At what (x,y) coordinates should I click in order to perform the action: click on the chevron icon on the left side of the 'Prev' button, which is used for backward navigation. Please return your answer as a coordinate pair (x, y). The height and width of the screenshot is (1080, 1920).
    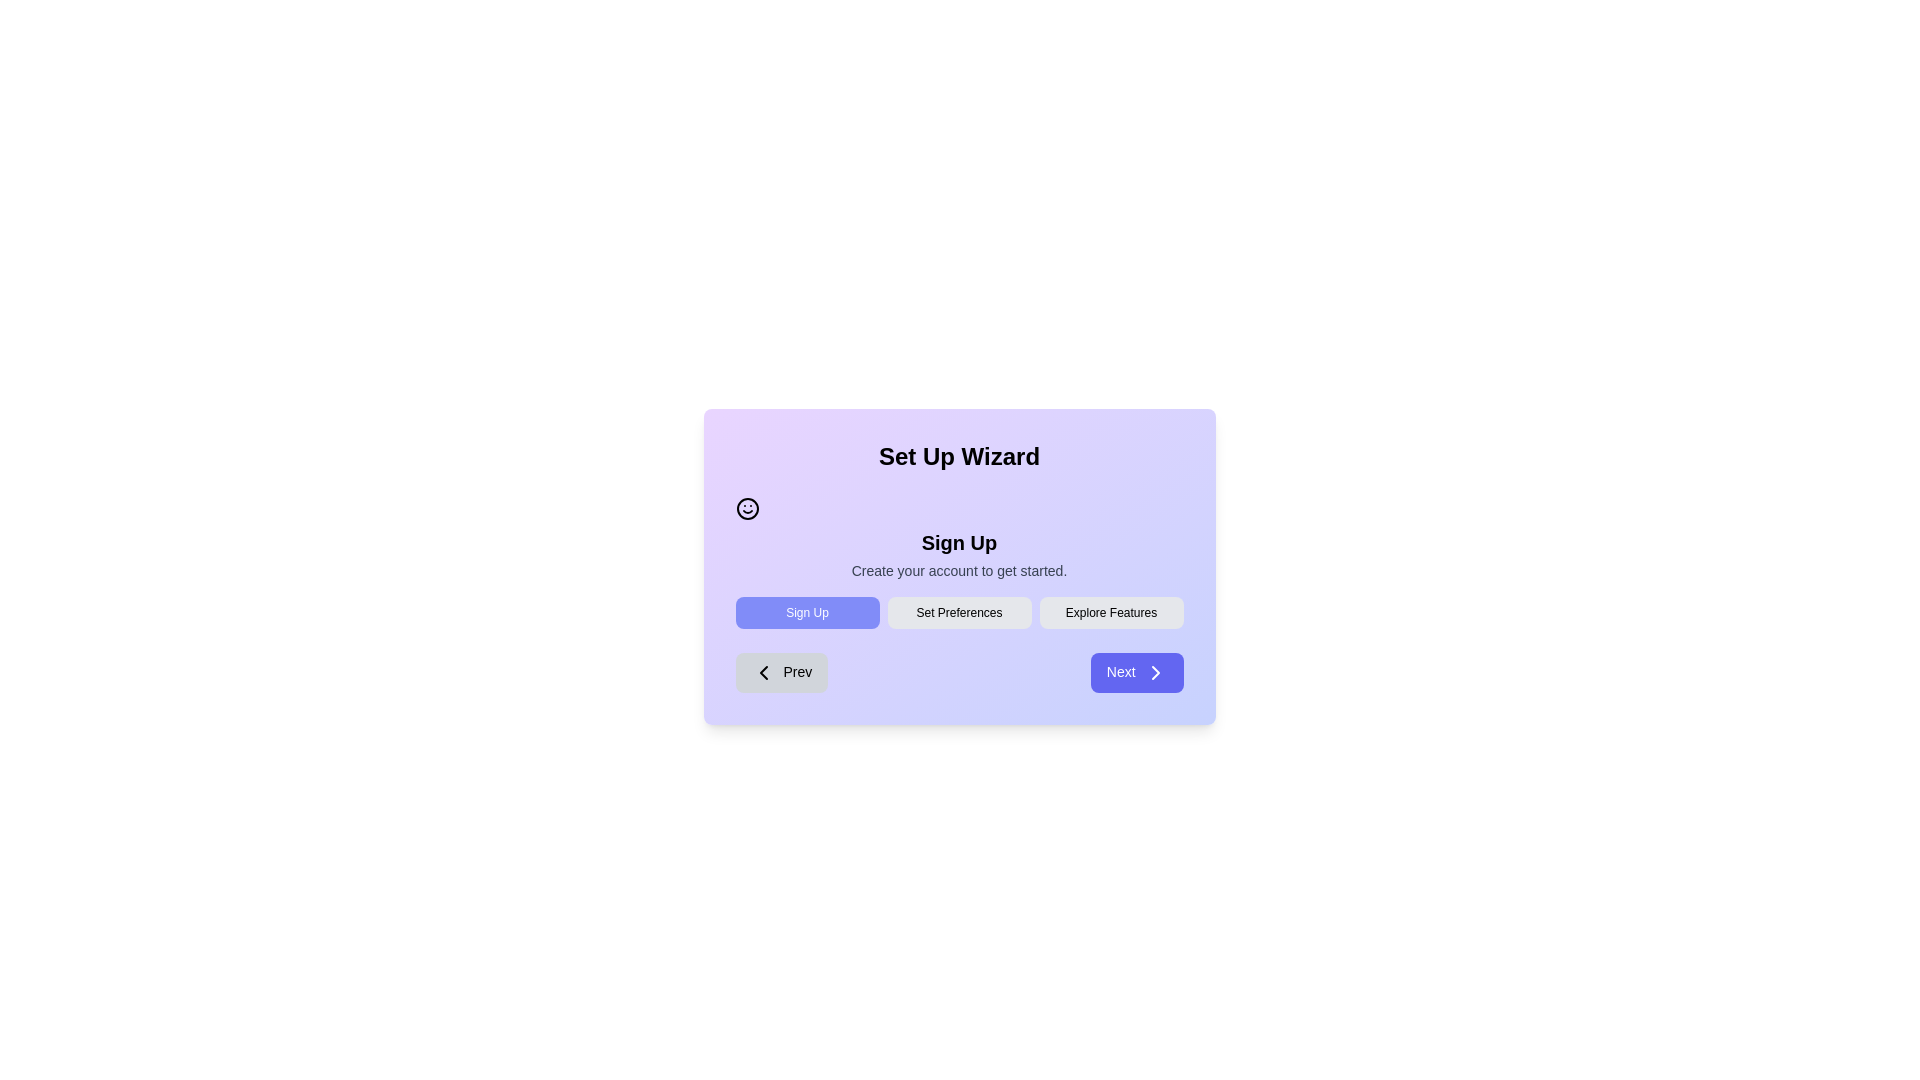
    Looking at the image, I should click on (762, 672).